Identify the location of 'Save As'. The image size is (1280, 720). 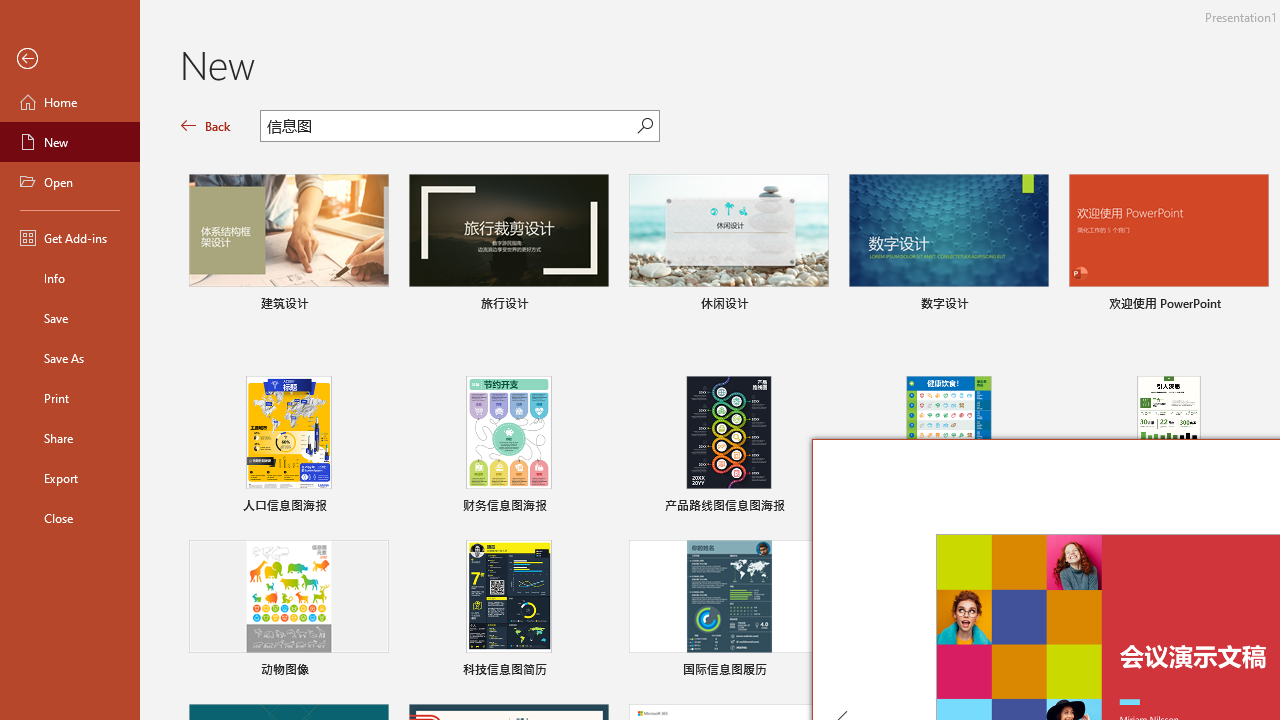
(69, 356).